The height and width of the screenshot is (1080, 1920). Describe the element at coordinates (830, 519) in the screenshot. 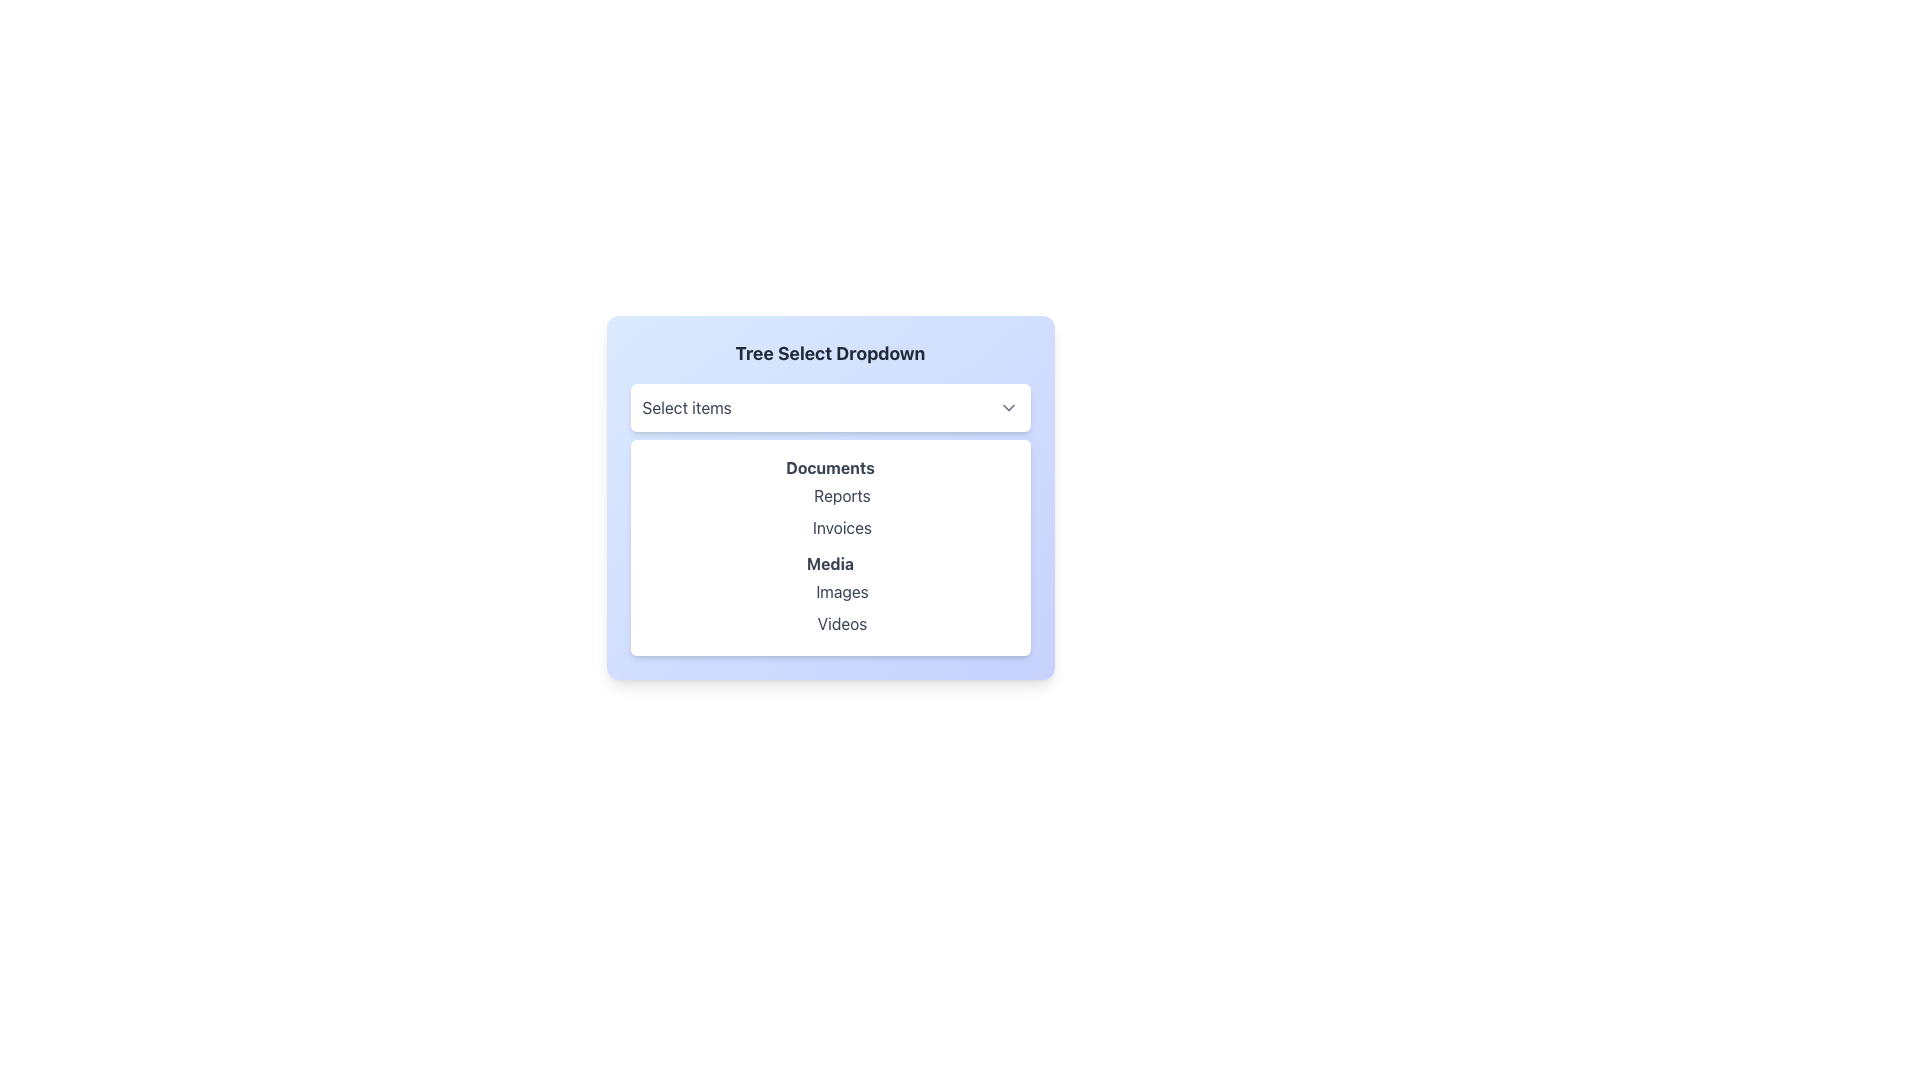

I see `the 'Invoices' entry in the dropdown menu` at that location.